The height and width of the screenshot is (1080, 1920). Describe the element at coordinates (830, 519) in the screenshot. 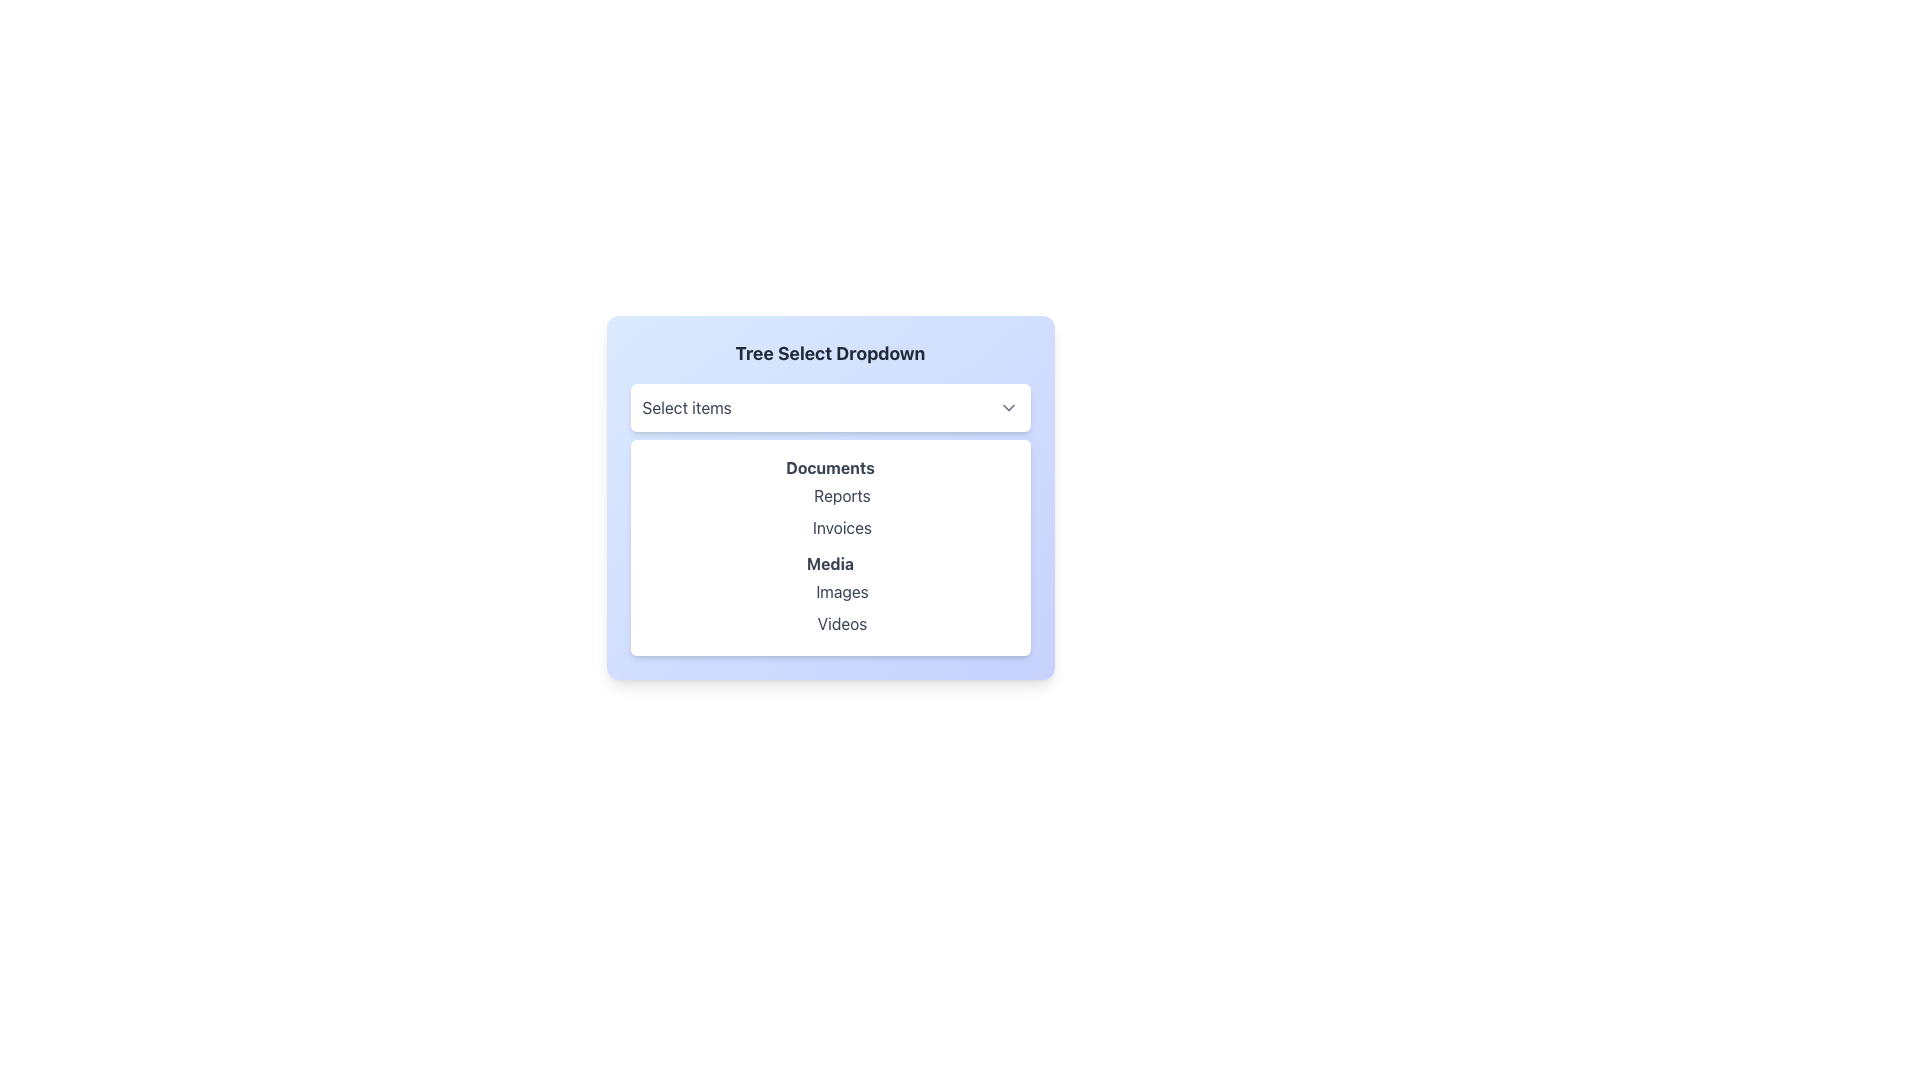

I see `the 'Invoices' entry in the dropdown menu` at that location.